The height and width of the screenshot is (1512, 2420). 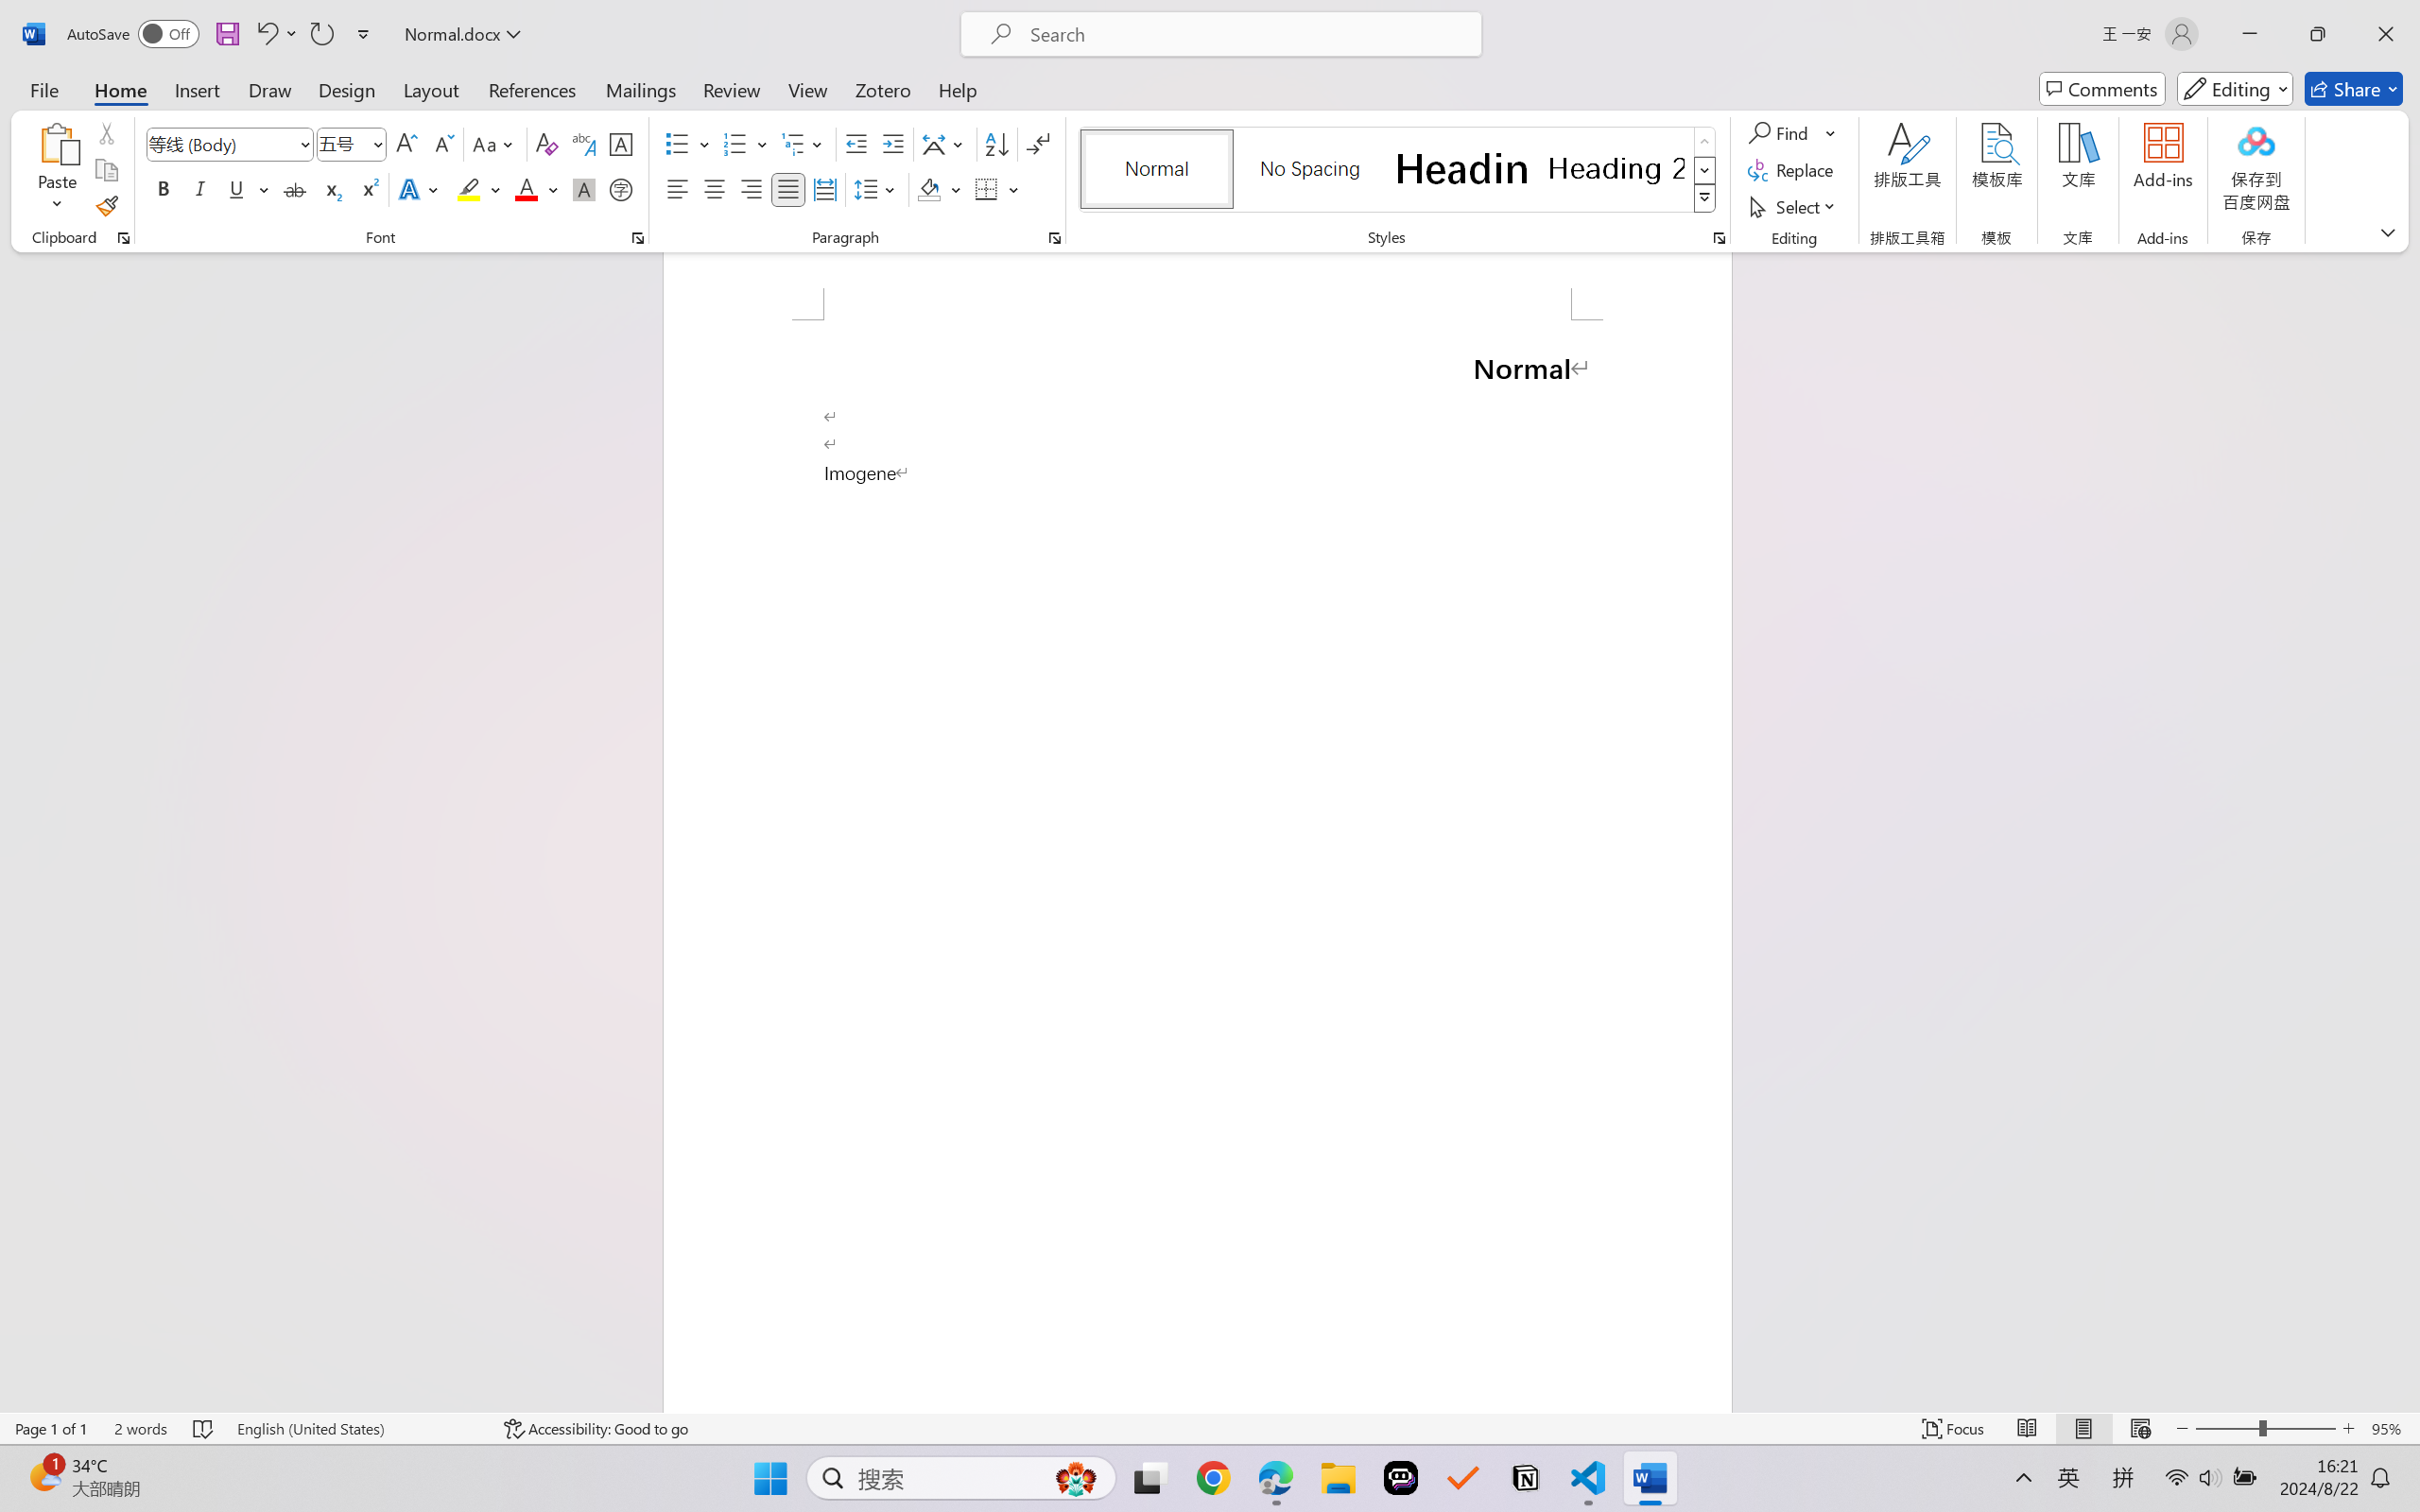 I want to click on 'Heading 2', so click(x=1616, y=168).